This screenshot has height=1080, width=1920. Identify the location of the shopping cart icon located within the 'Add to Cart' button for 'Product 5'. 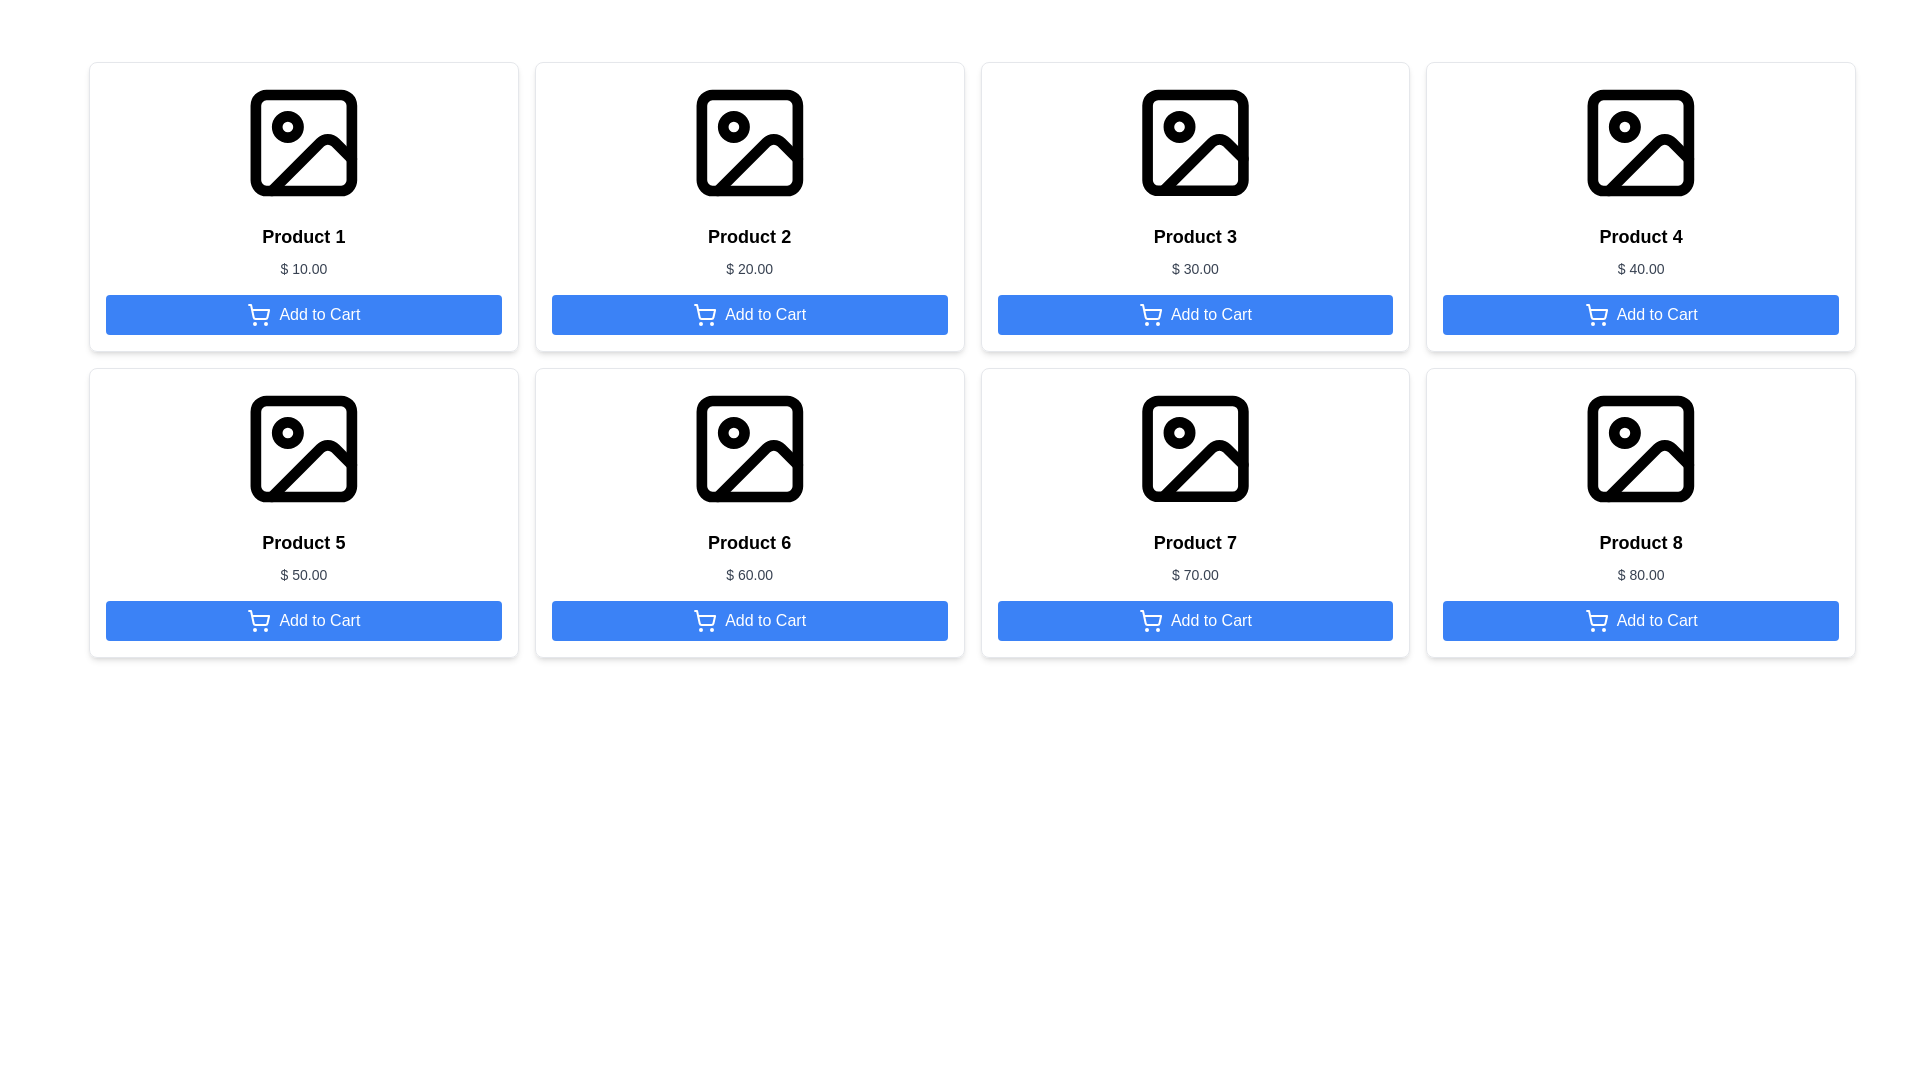
(258, 617).